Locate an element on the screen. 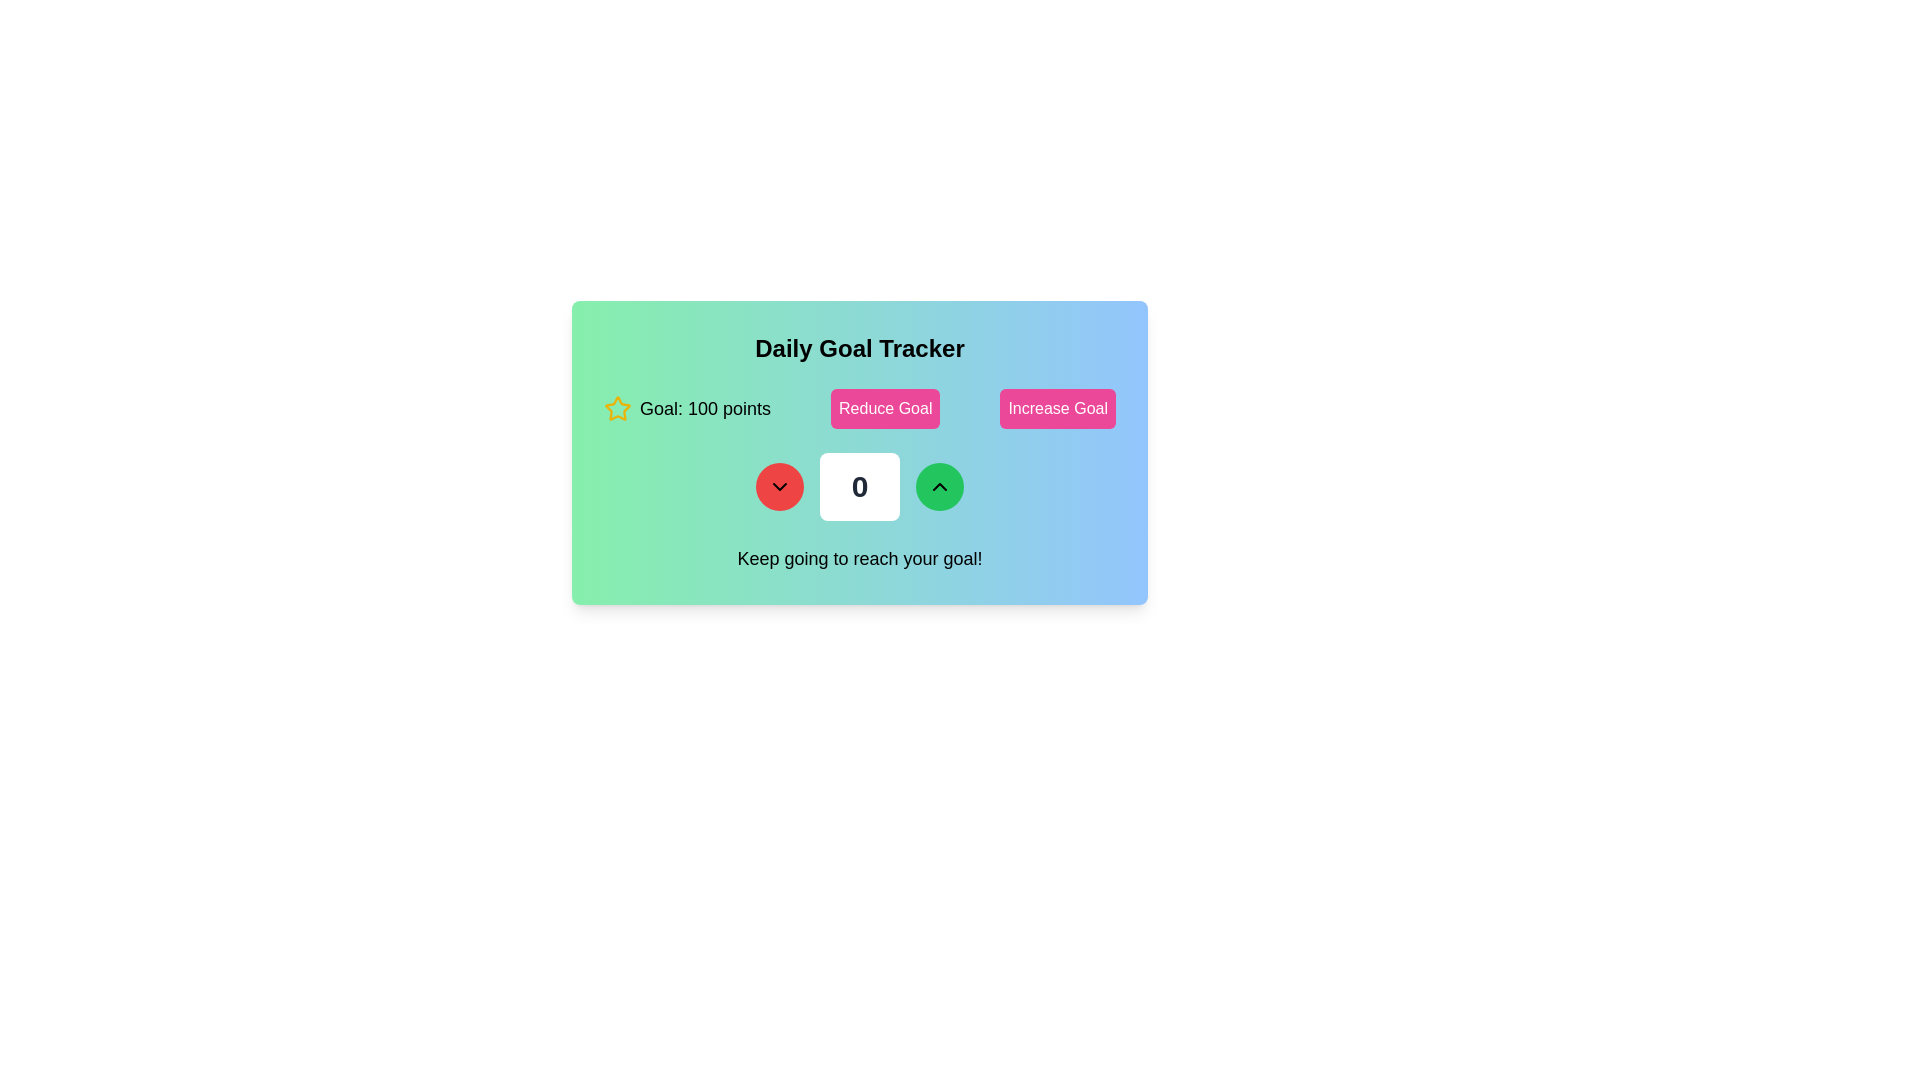 The width and height of the screenshot is (1920, 1080). the centered text component labeled 'Keep going to reach your goal!' which is positioned at the bottom of the 'Daily Goal Tracker' interface card is located at coordinates (859, 559).